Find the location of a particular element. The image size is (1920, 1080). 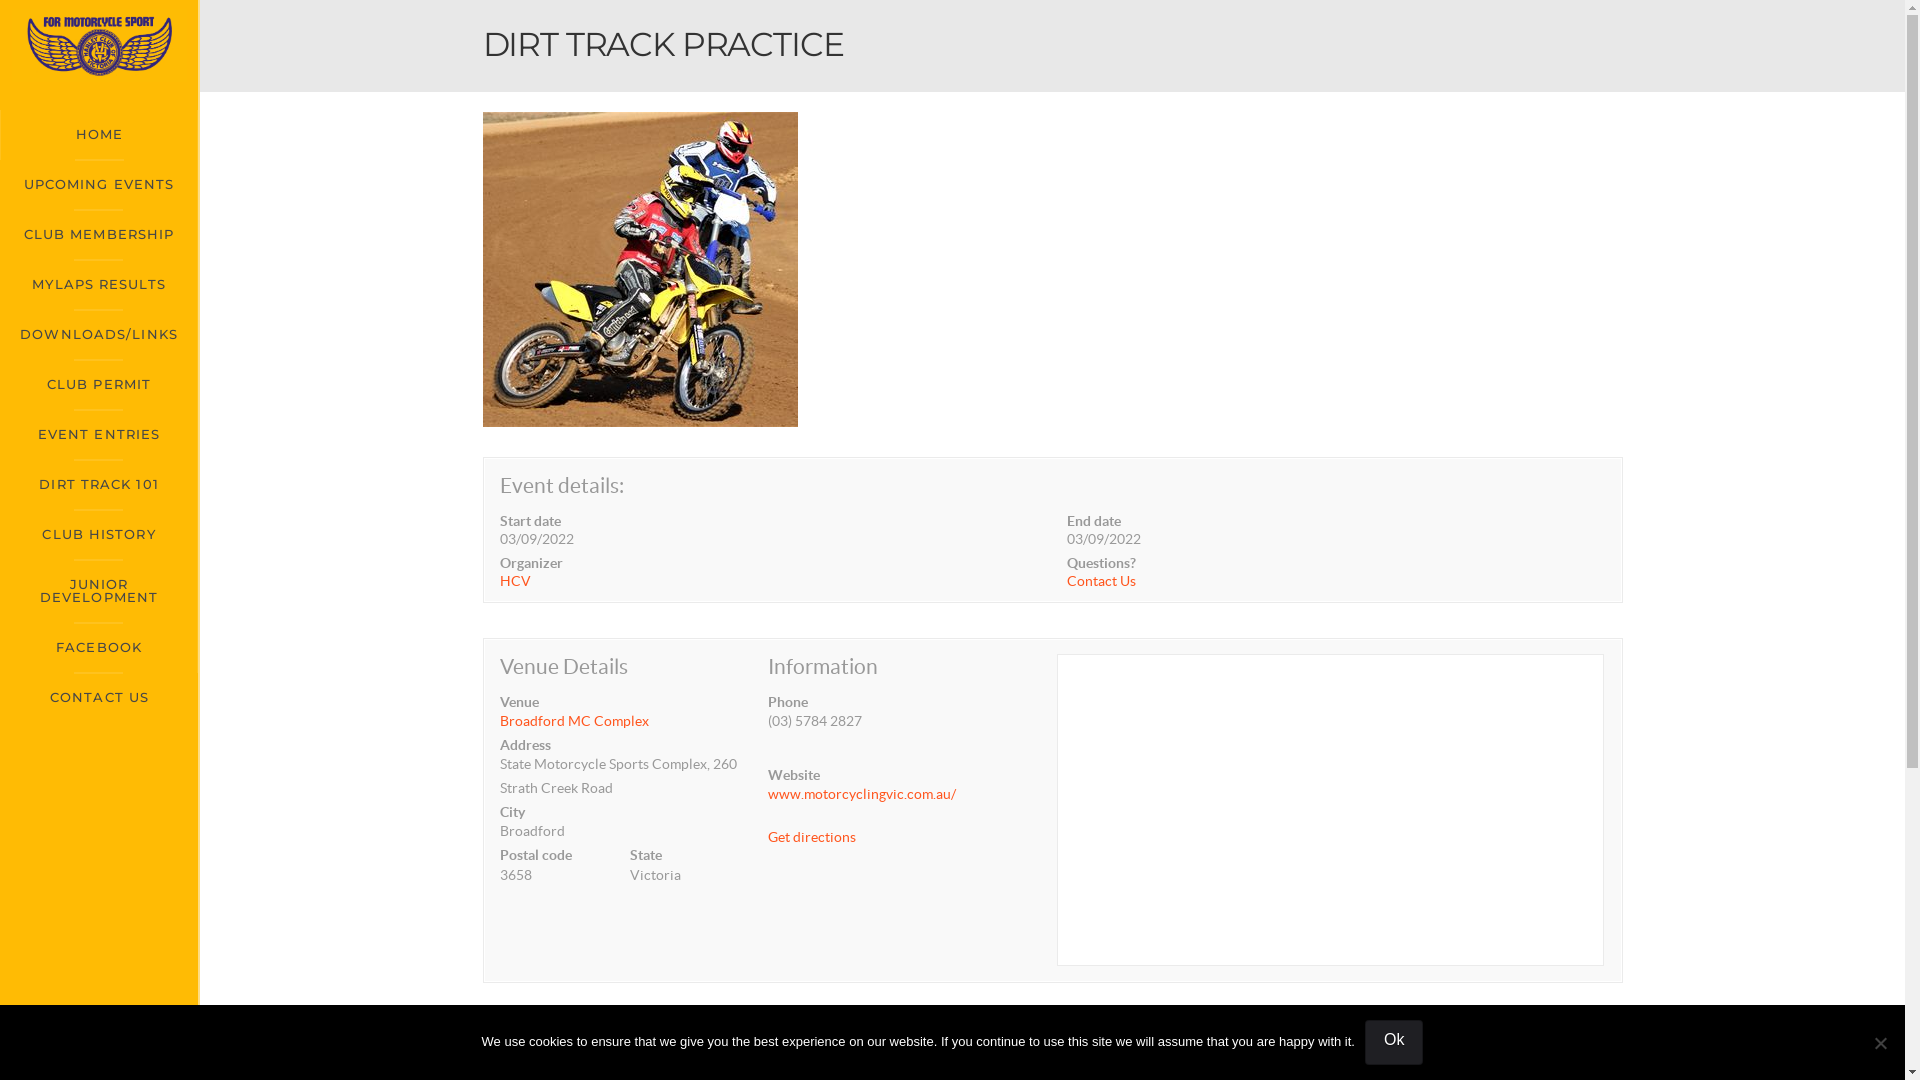

'EVENT ENTRIES' is located at coordinates (98, 434).